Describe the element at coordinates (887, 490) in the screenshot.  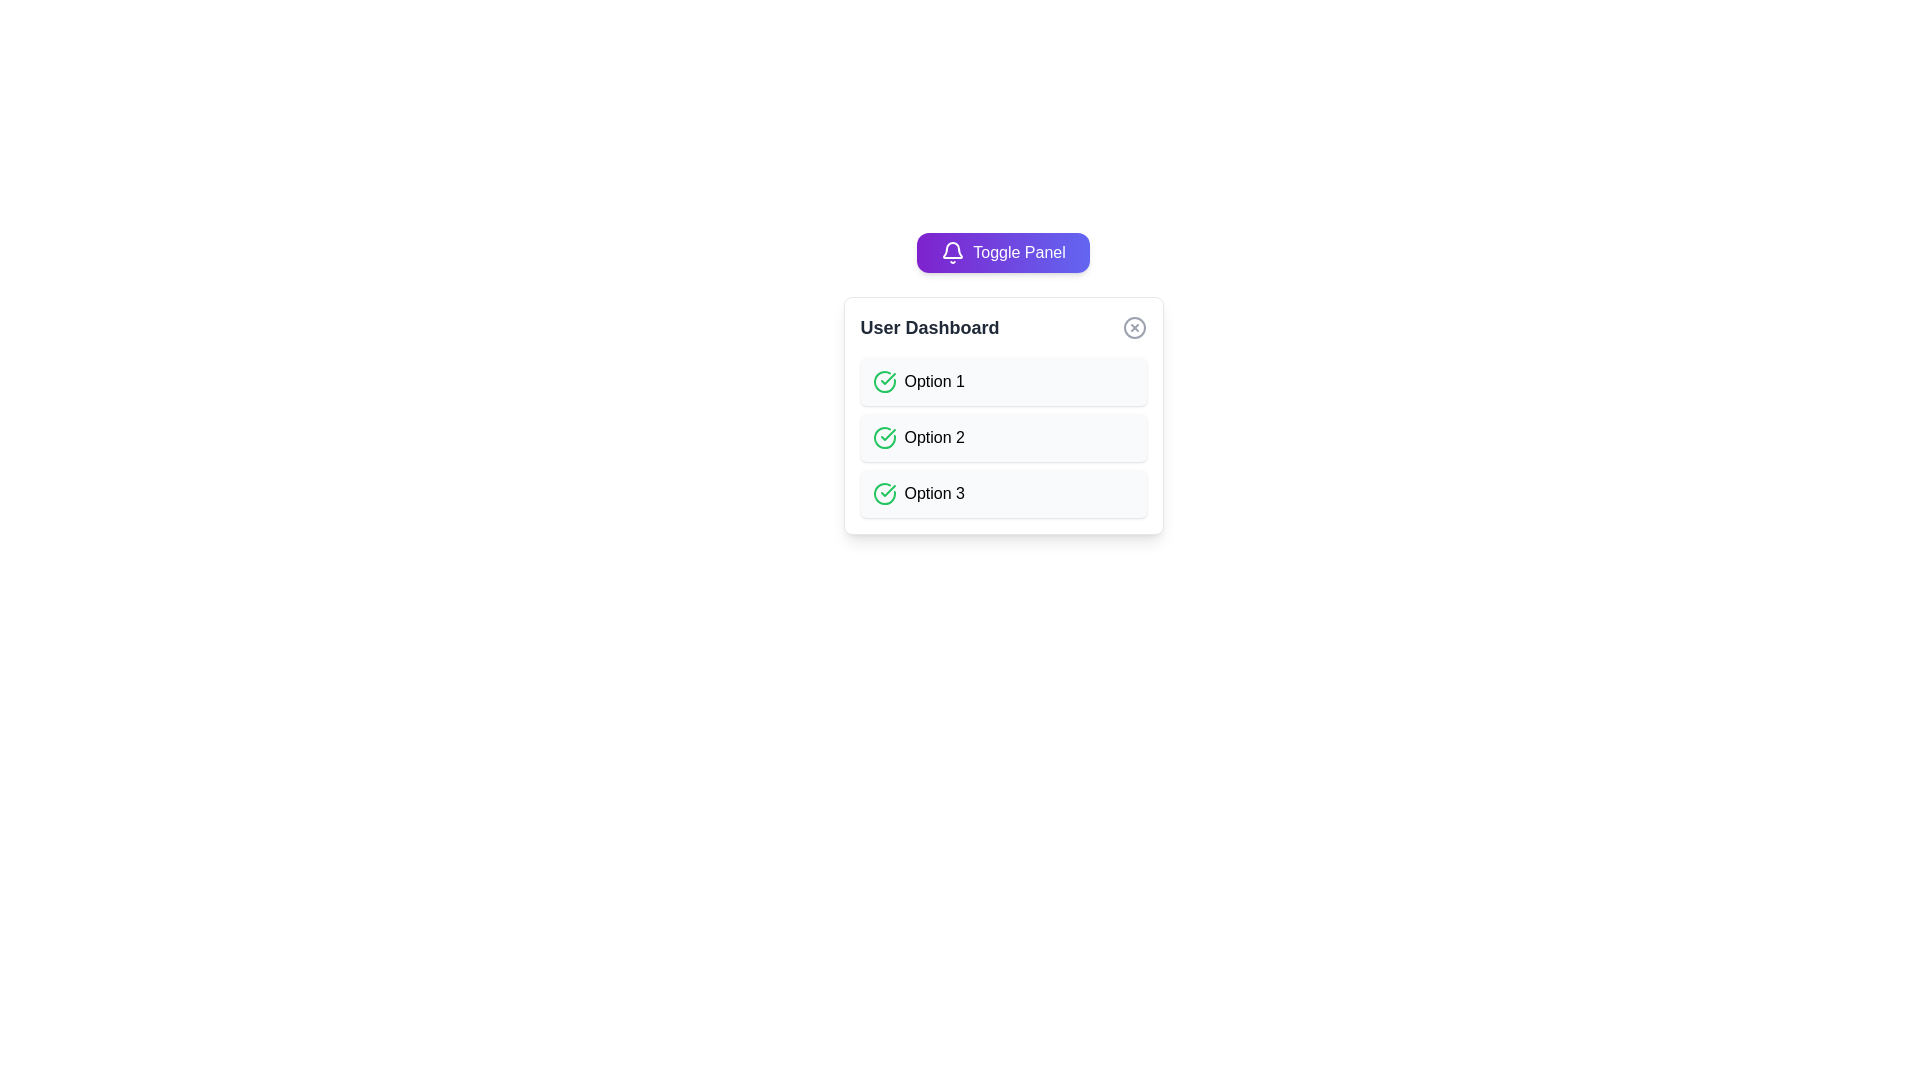
I see `the success indication icon for 'Option 3' in the 'User Dashboard'` at that location.